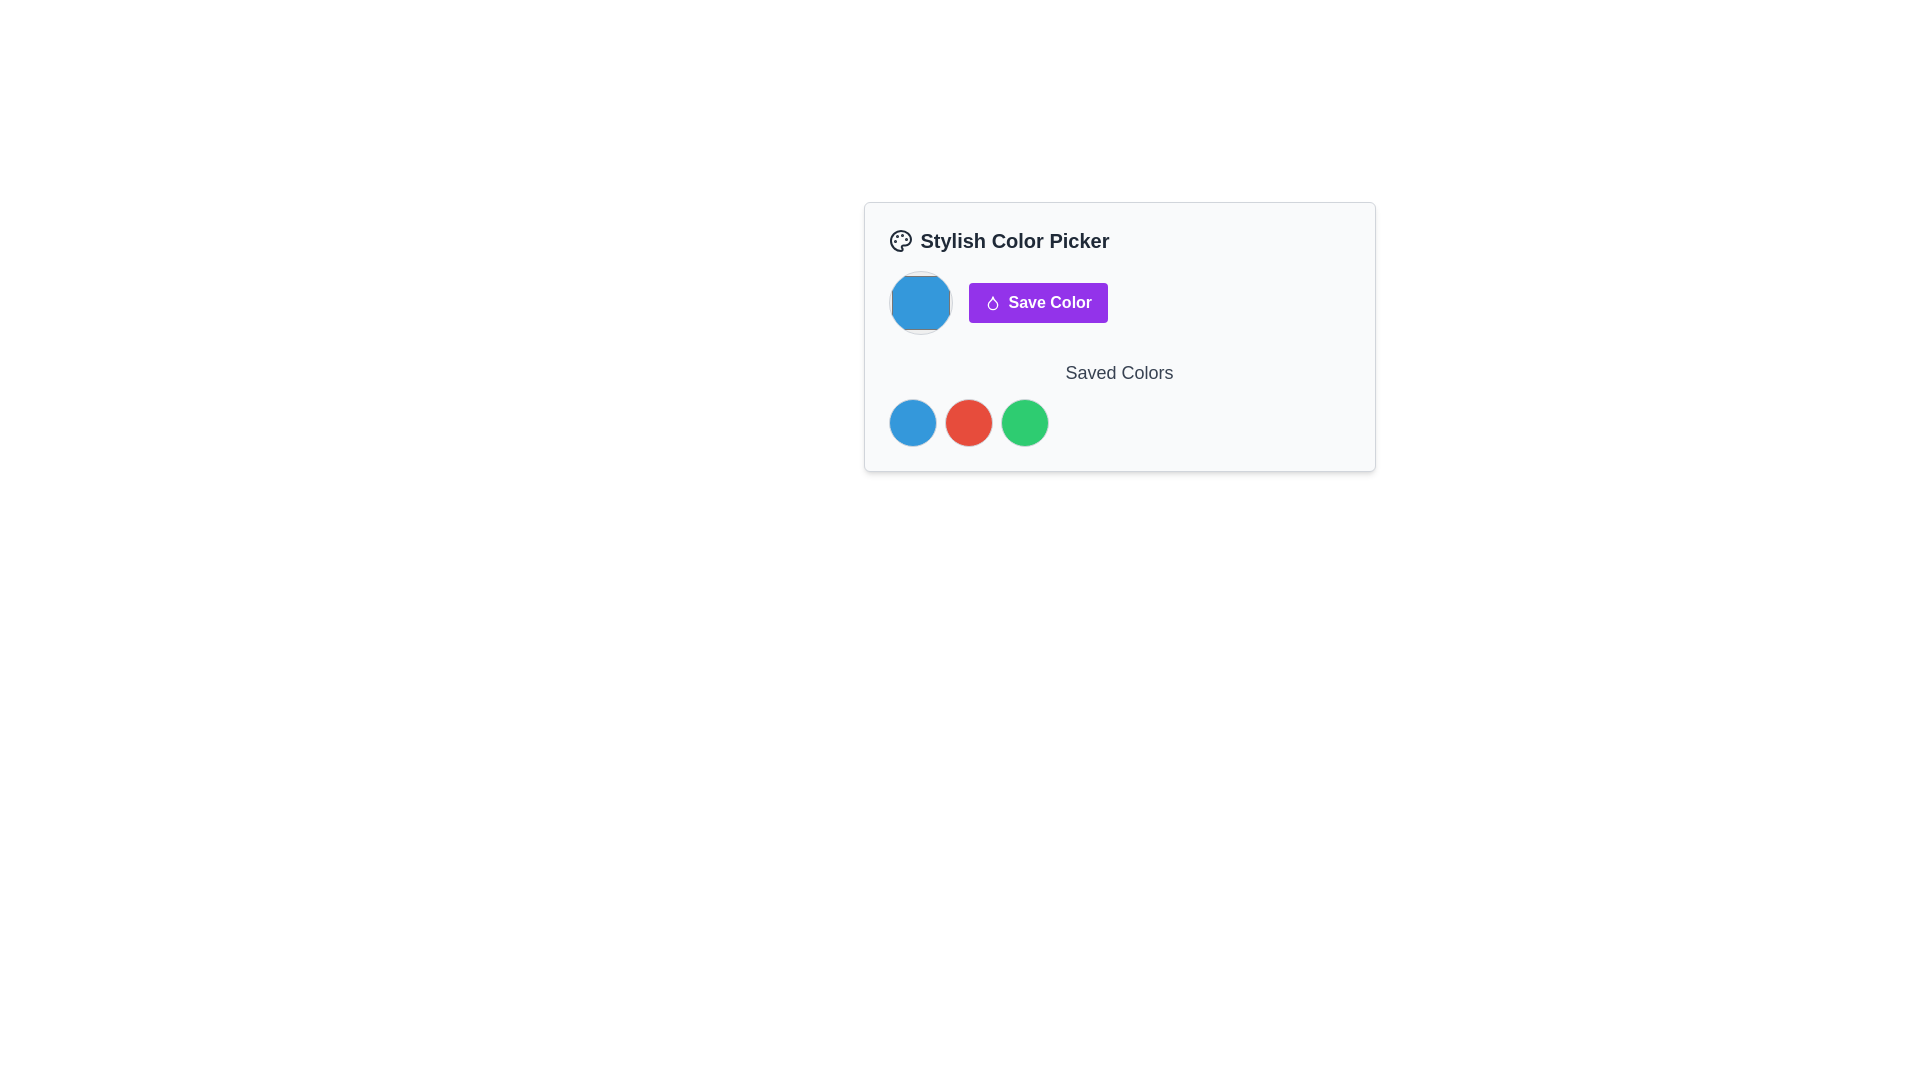 Image resolution: width=1920 pixels, height=1080 pixels. What do you see at coordinates (992, 303) in the screenshot?
I see `the small purple droplet-shaped icon located on the left side of the 'Save Color' button text, inside a purple rectangular button near the top-right corner of the displayed interface` at bounding box center [992, 303].